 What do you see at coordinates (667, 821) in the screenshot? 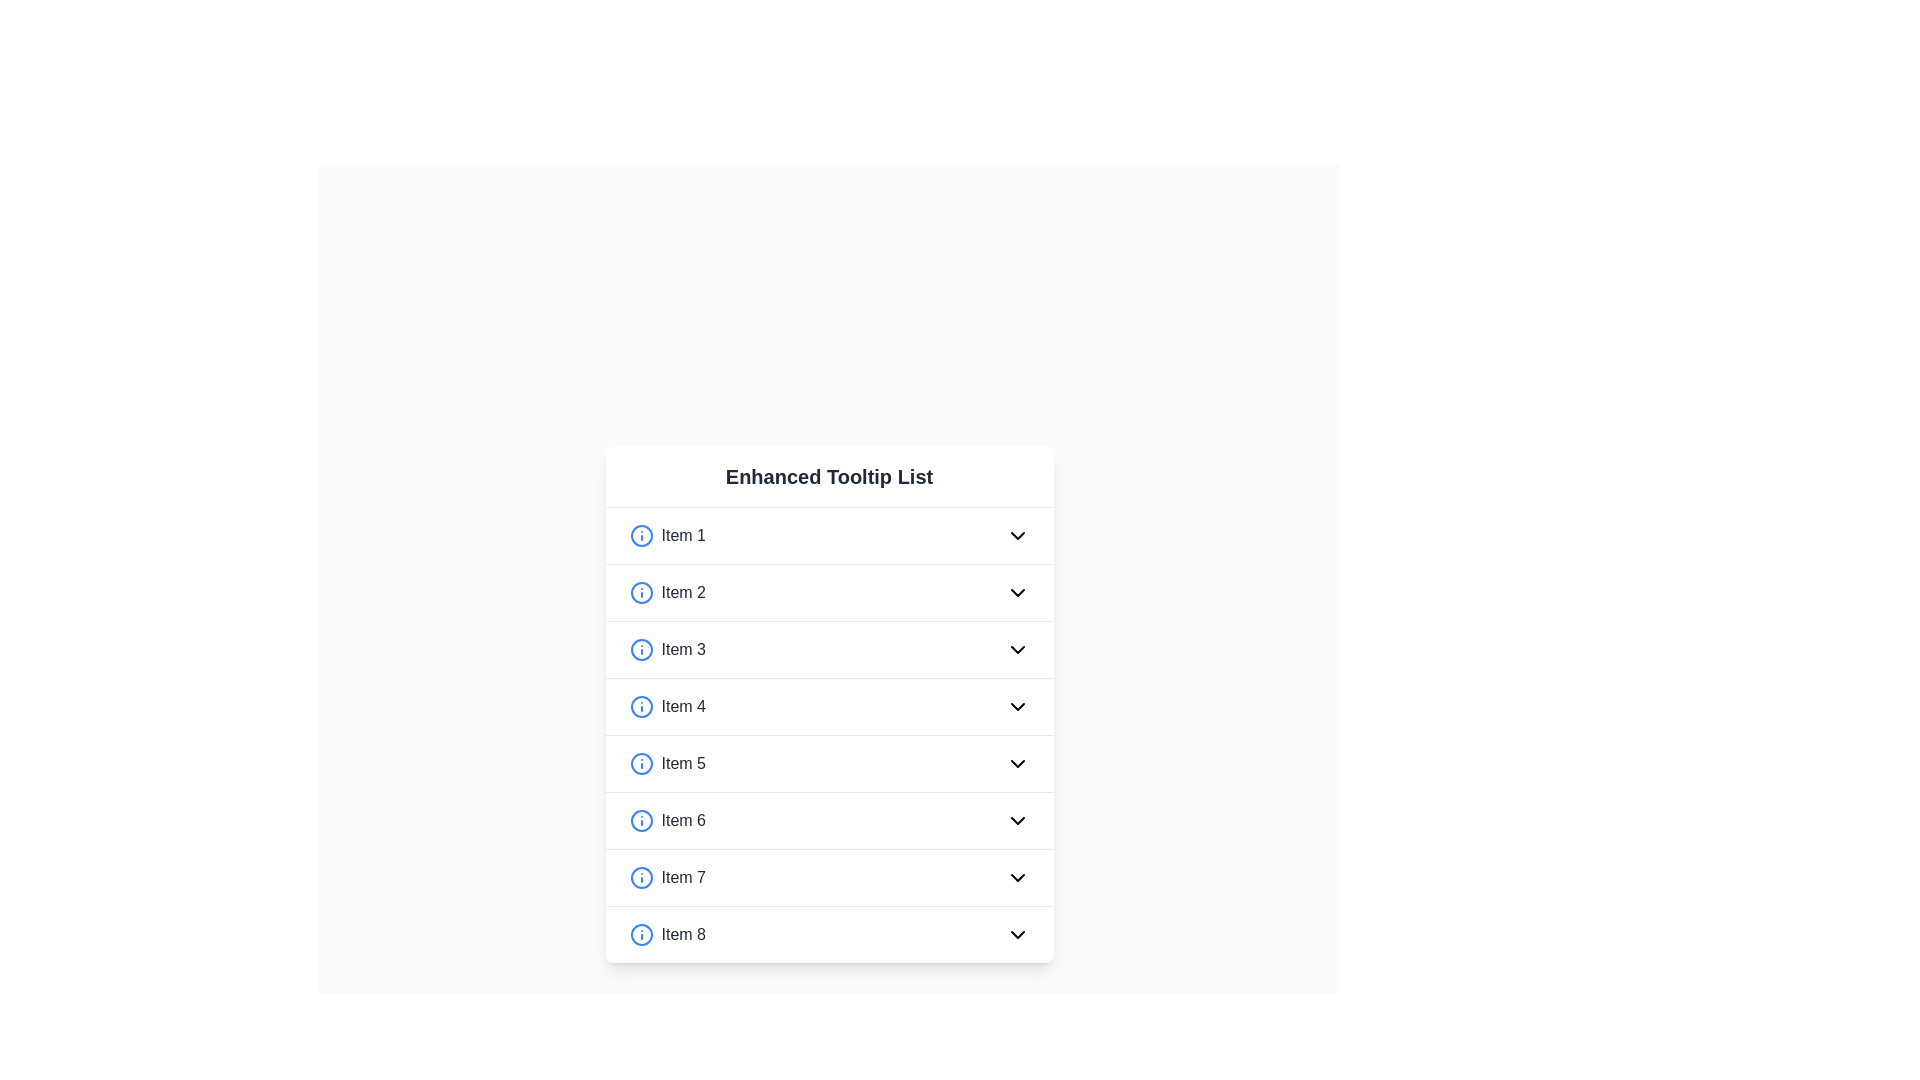
I see `the adjacent circular icon of the sixth list item labeled 'Item 6' in the 'Enhanced Tooltip List'` at bounding box center [667, 821].